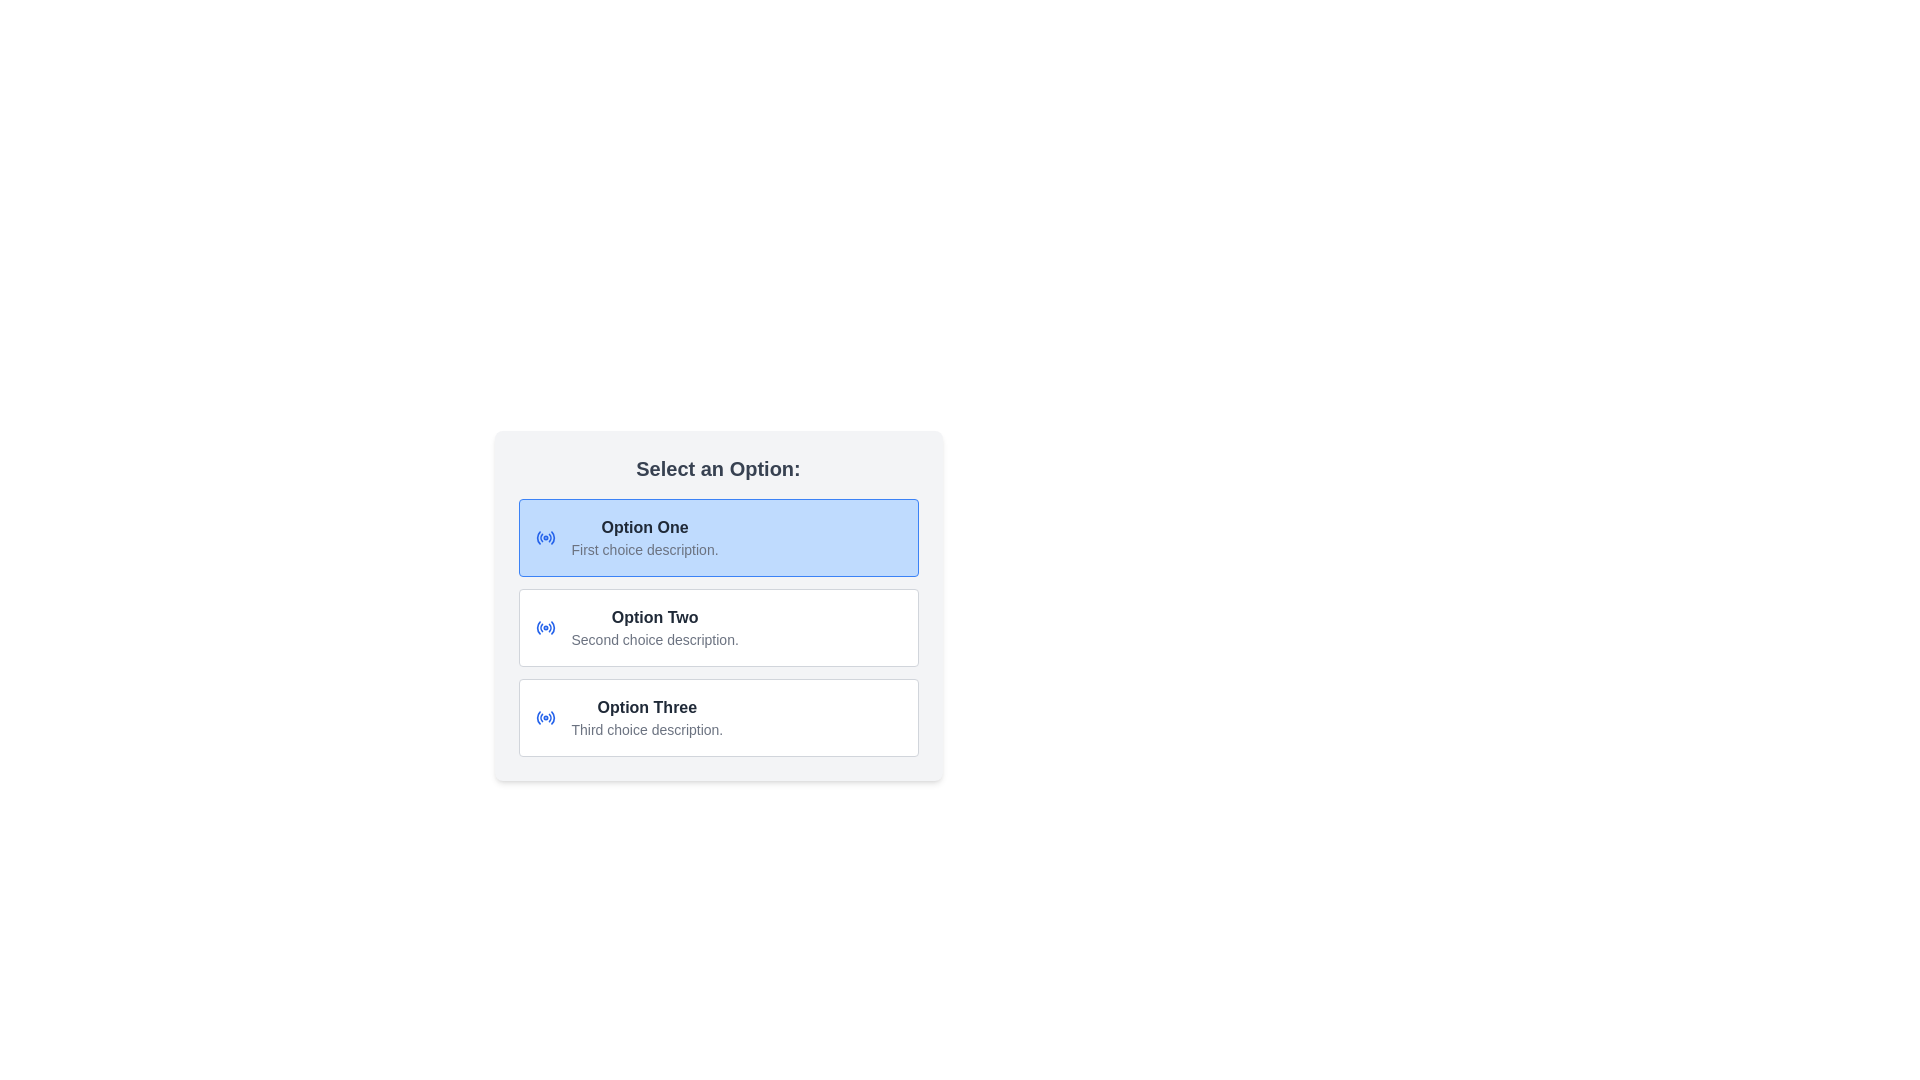 This screenshot has width=1920, height=1080. I want to click on the third selectable option within a vertical list, which has a title and description, so click(647, 716).